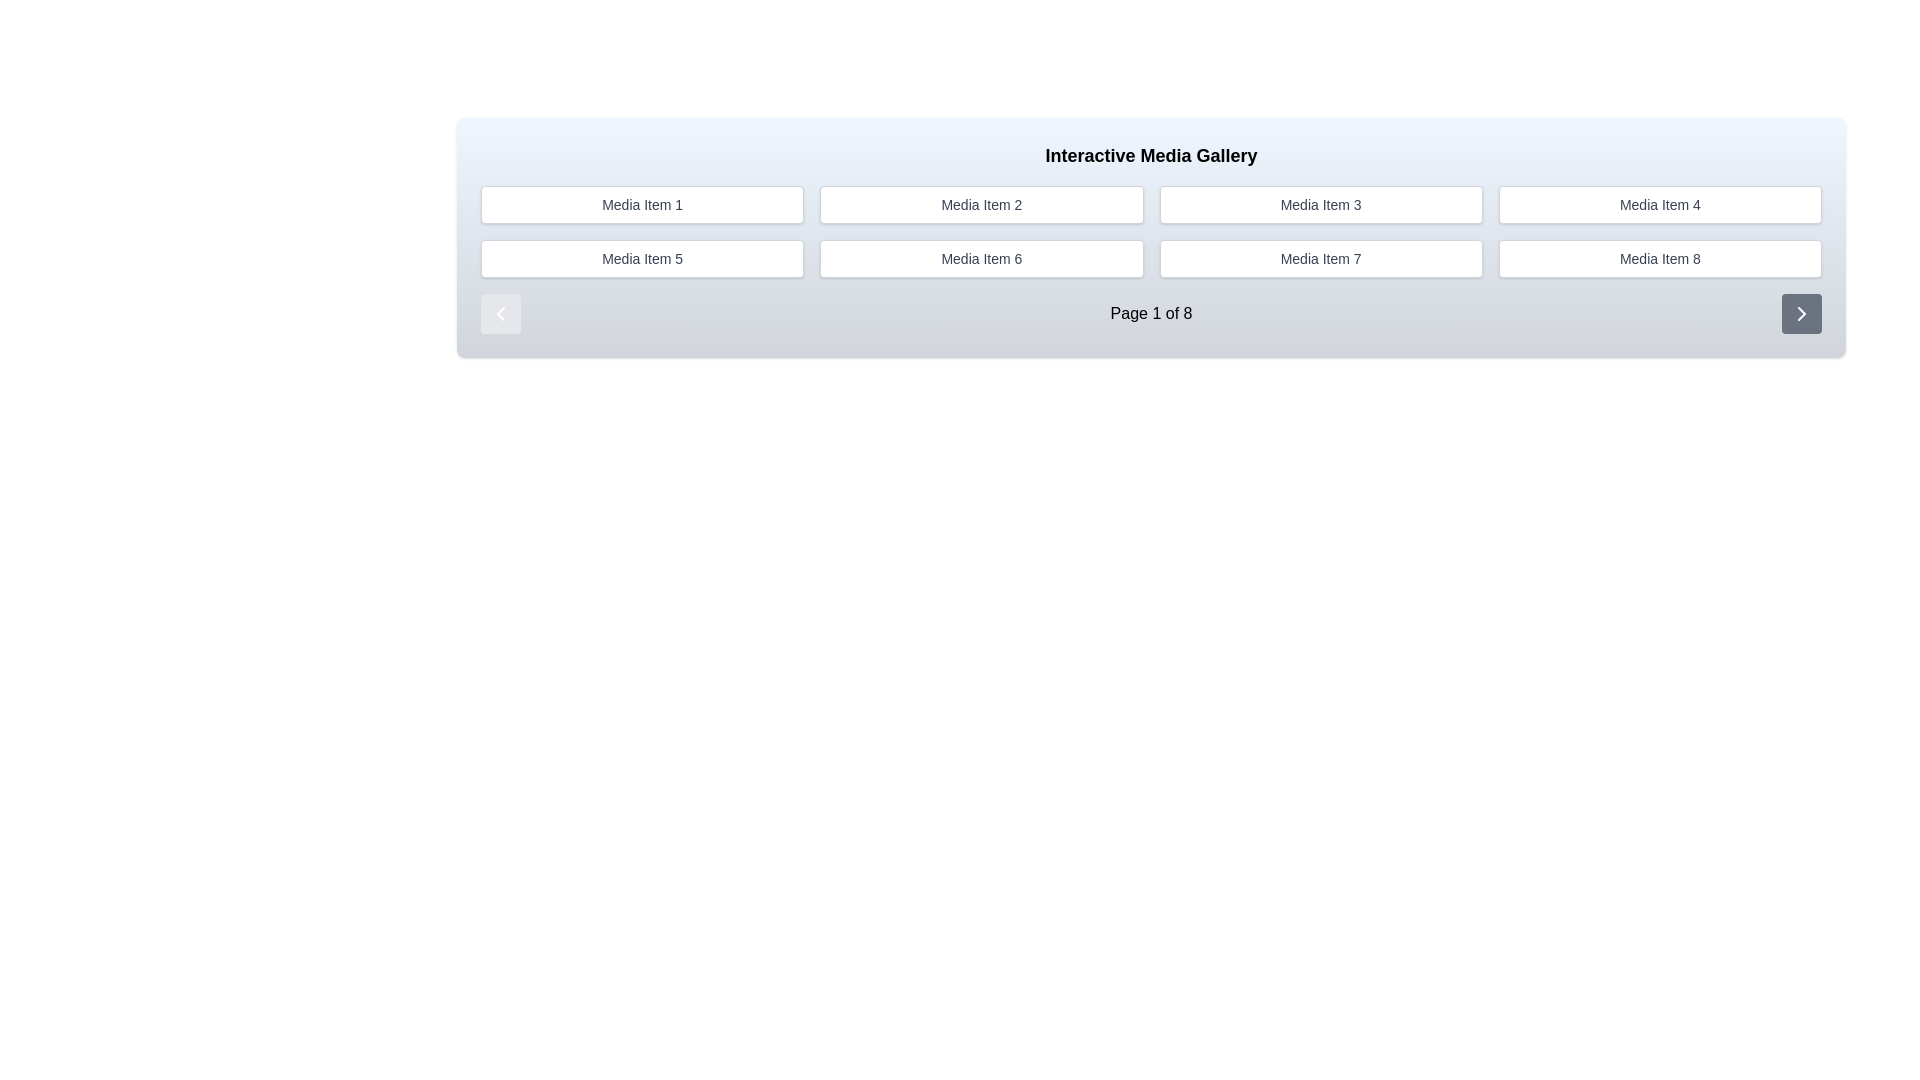 The width and height of the screenshot is (1920, 1080). What do you see at coordinates (1801, 313) in the screenshot?
I see `the button located at the far right of the navigation bar in the media gallery` at bounding box center [1801, 313].